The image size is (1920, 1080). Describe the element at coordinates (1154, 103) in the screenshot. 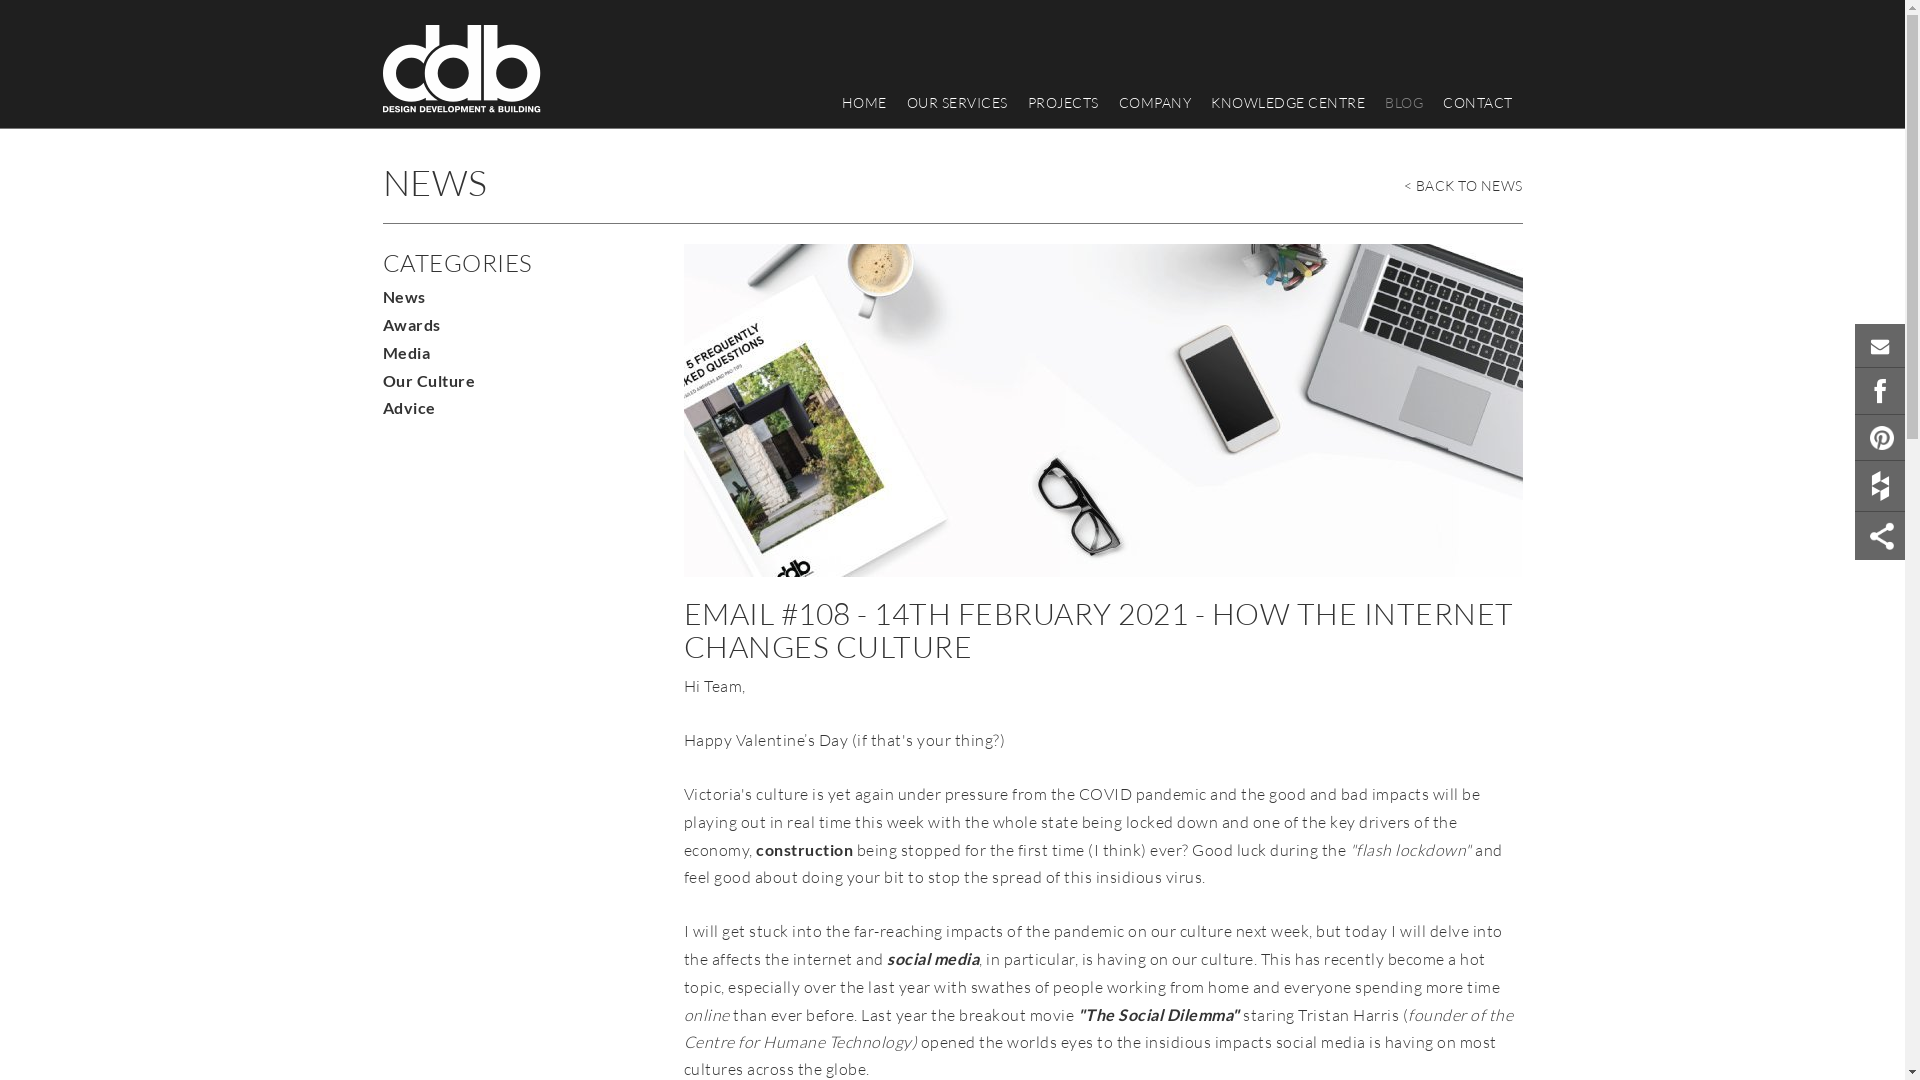

I see `'COMPANY'` at that location.